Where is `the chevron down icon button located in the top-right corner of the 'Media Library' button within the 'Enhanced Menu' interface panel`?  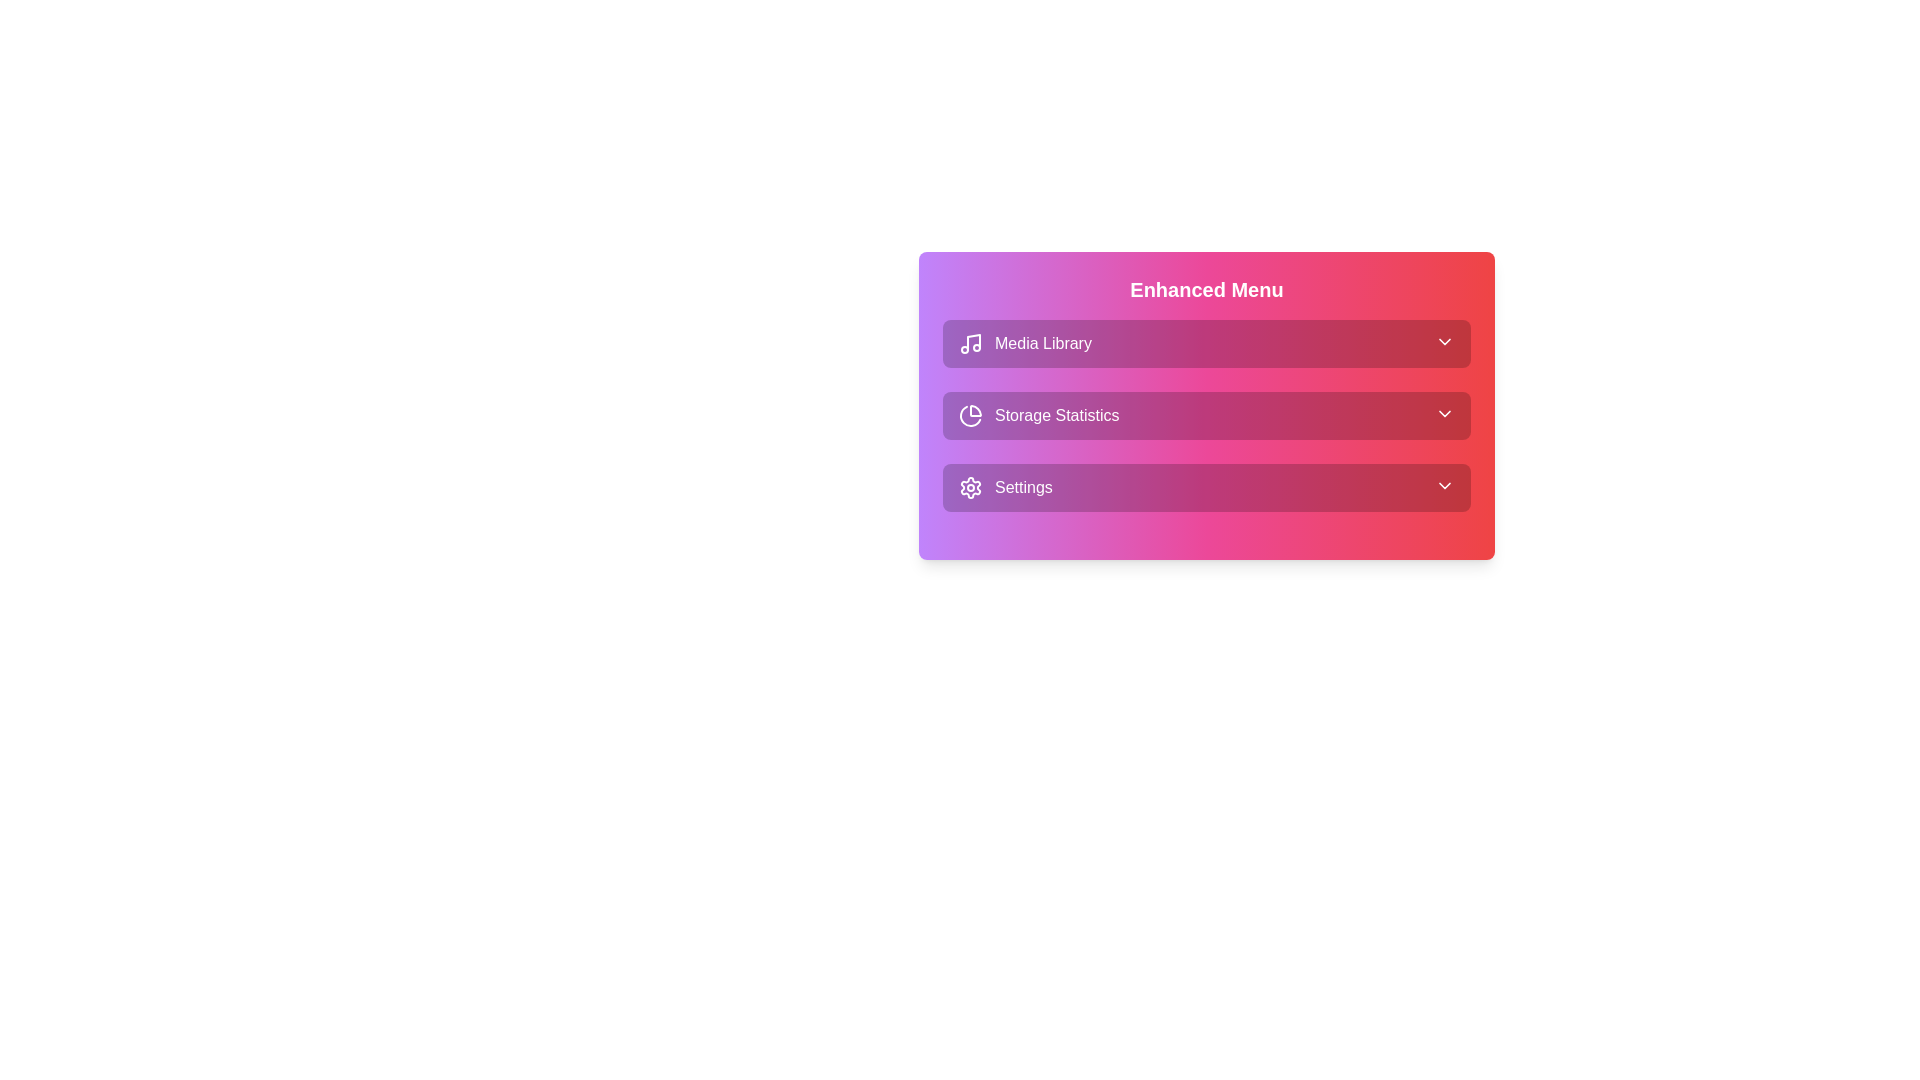
the chevron down icon button located in the top-right corner of the 'Media Library' button within the 'Enhanced Menu' interface panel is located at coordinates (1444, 341).